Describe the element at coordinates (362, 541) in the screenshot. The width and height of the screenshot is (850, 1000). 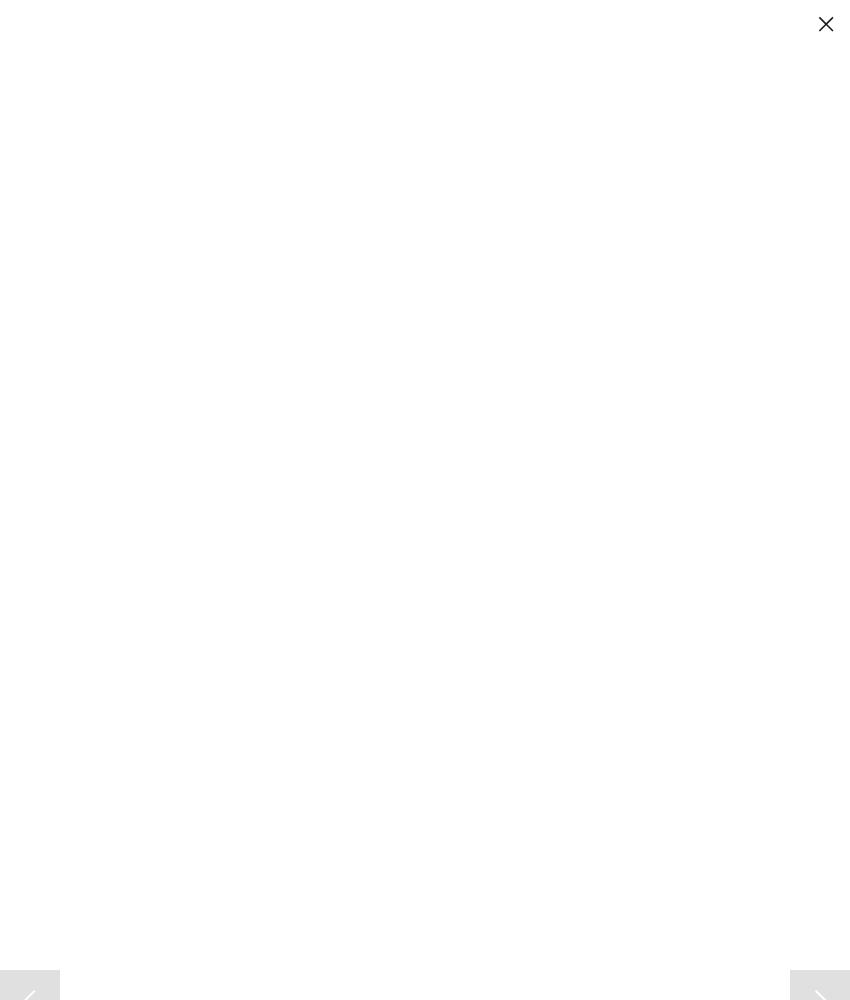
I see `'Don Lansu for the Northwest Herald: Carly Nolan (16) of Crystal Lake South's girls volleyball team goes for the spike against Lake Zurich H.S.
as her teamates position for the return. Crystal Lake won both games
25-18 to secure the 4a supersectional victory 11/9/13.'` at that location.